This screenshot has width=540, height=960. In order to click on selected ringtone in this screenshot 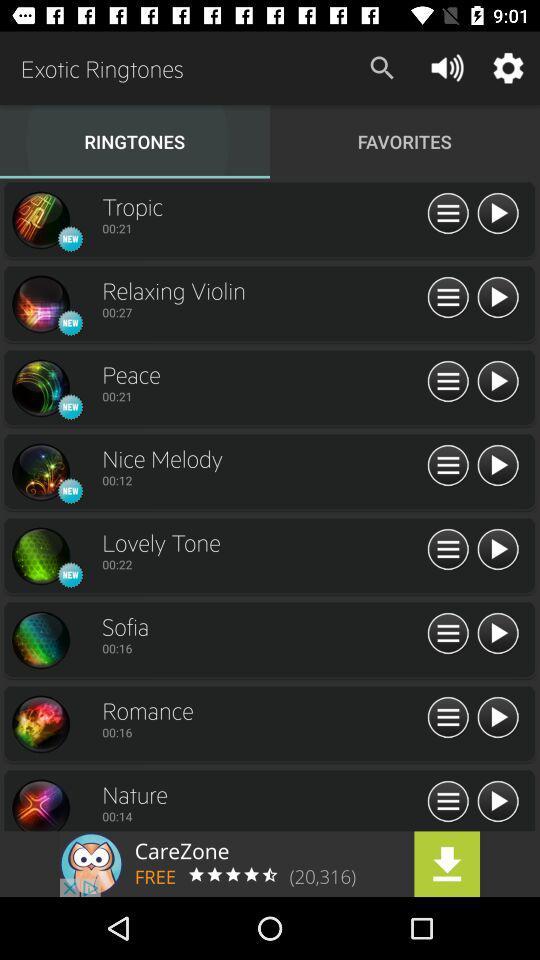, I will do `click(40, 804)`.